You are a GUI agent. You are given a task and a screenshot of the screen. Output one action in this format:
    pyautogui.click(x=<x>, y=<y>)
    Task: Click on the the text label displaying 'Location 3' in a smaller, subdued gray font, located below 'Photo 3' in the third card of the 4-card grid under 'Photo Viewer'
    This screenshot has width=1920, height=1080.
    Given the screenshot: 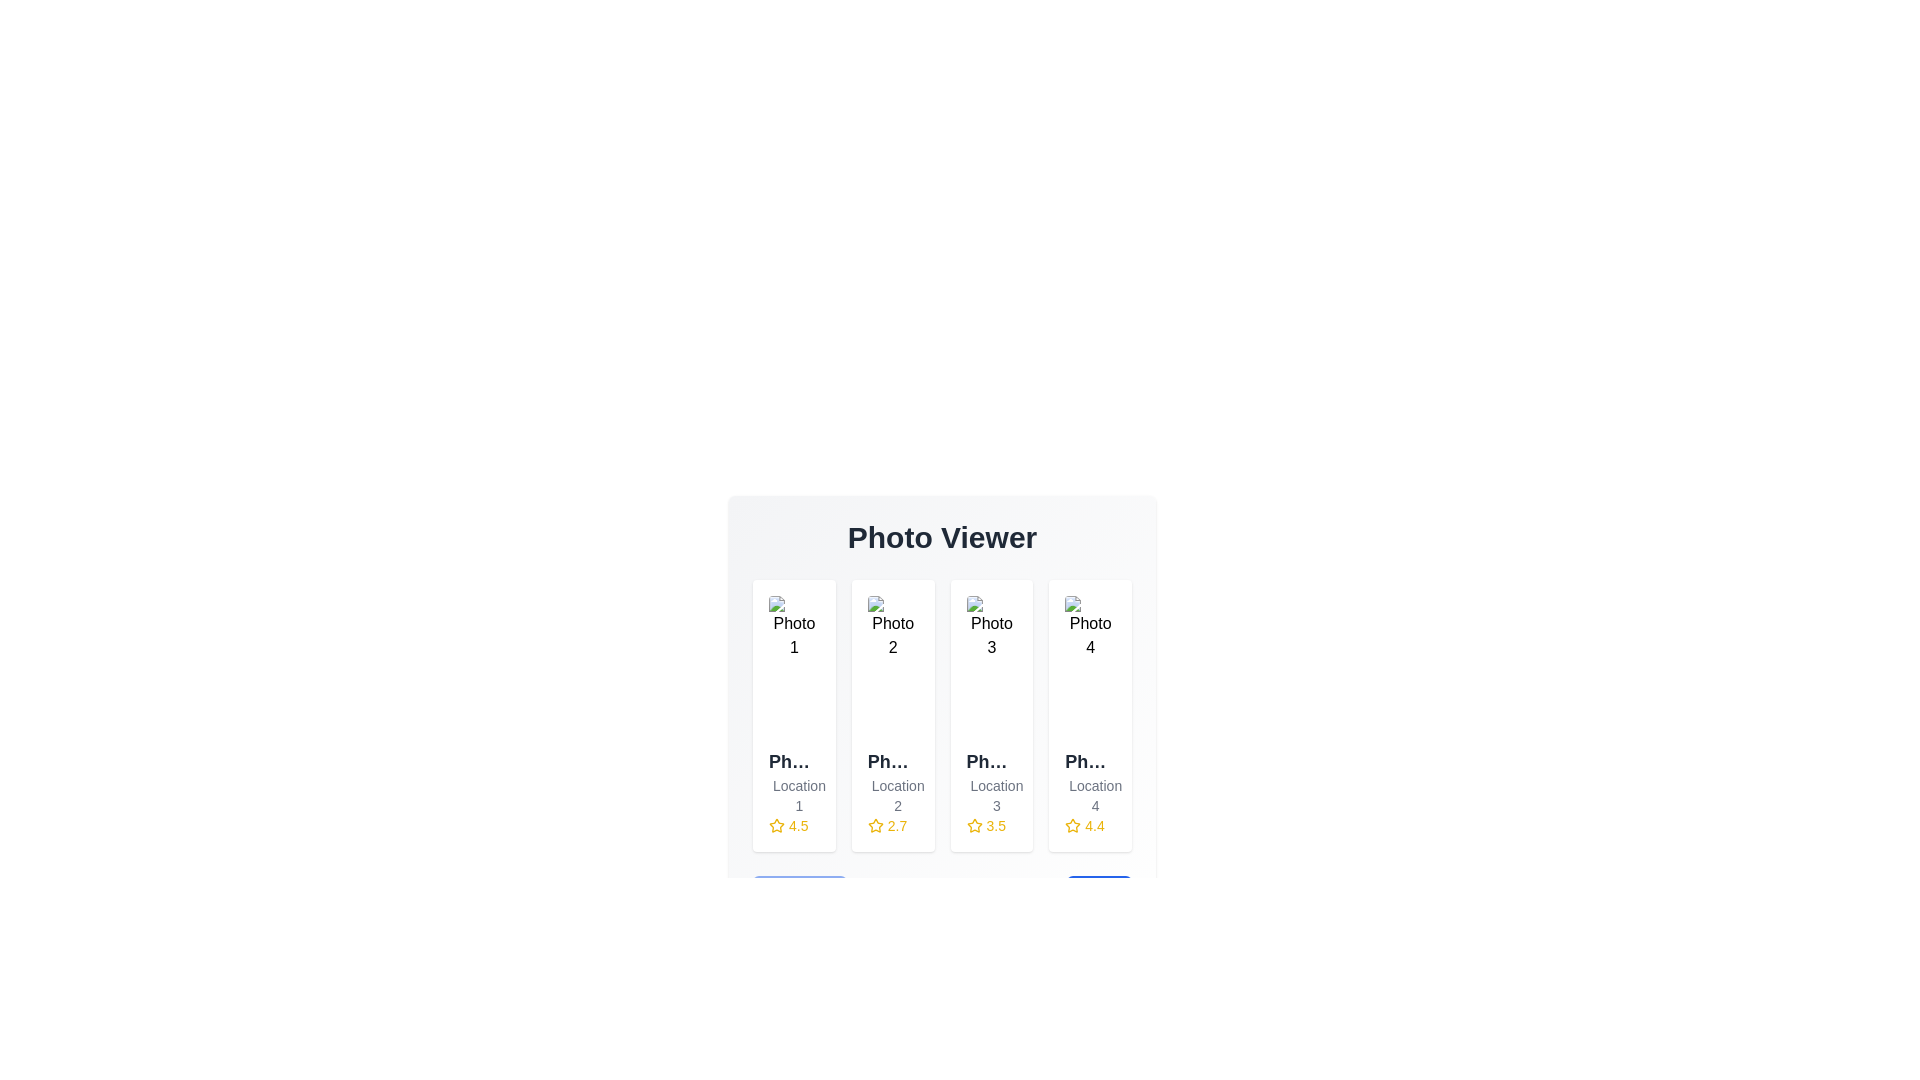 What is the action you would take?
    pyautogui.click(x=991, y=794)
    